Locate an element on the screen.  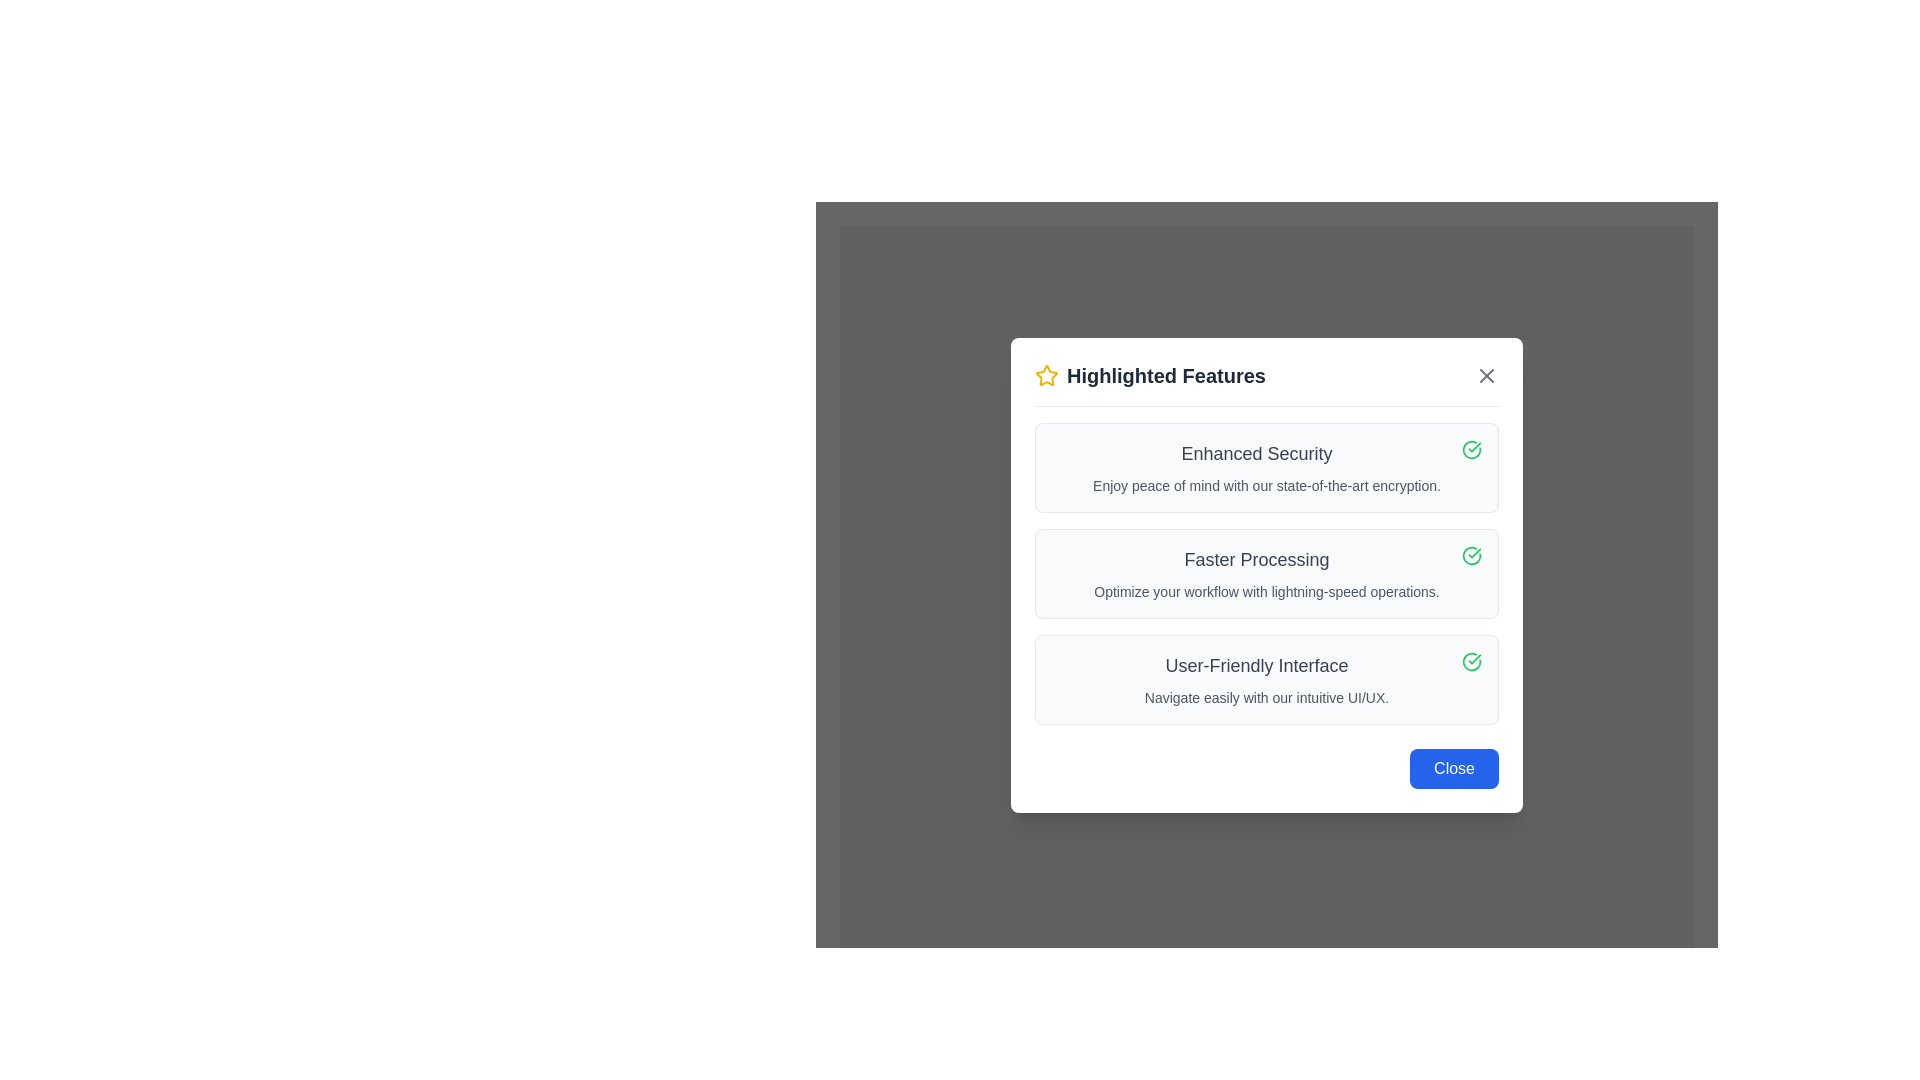
the 'Close' button with a bright blue background and white text located at the bottom-right of the 'Highlighted Features' modal to change its color is located at coordinates (1454, 767).